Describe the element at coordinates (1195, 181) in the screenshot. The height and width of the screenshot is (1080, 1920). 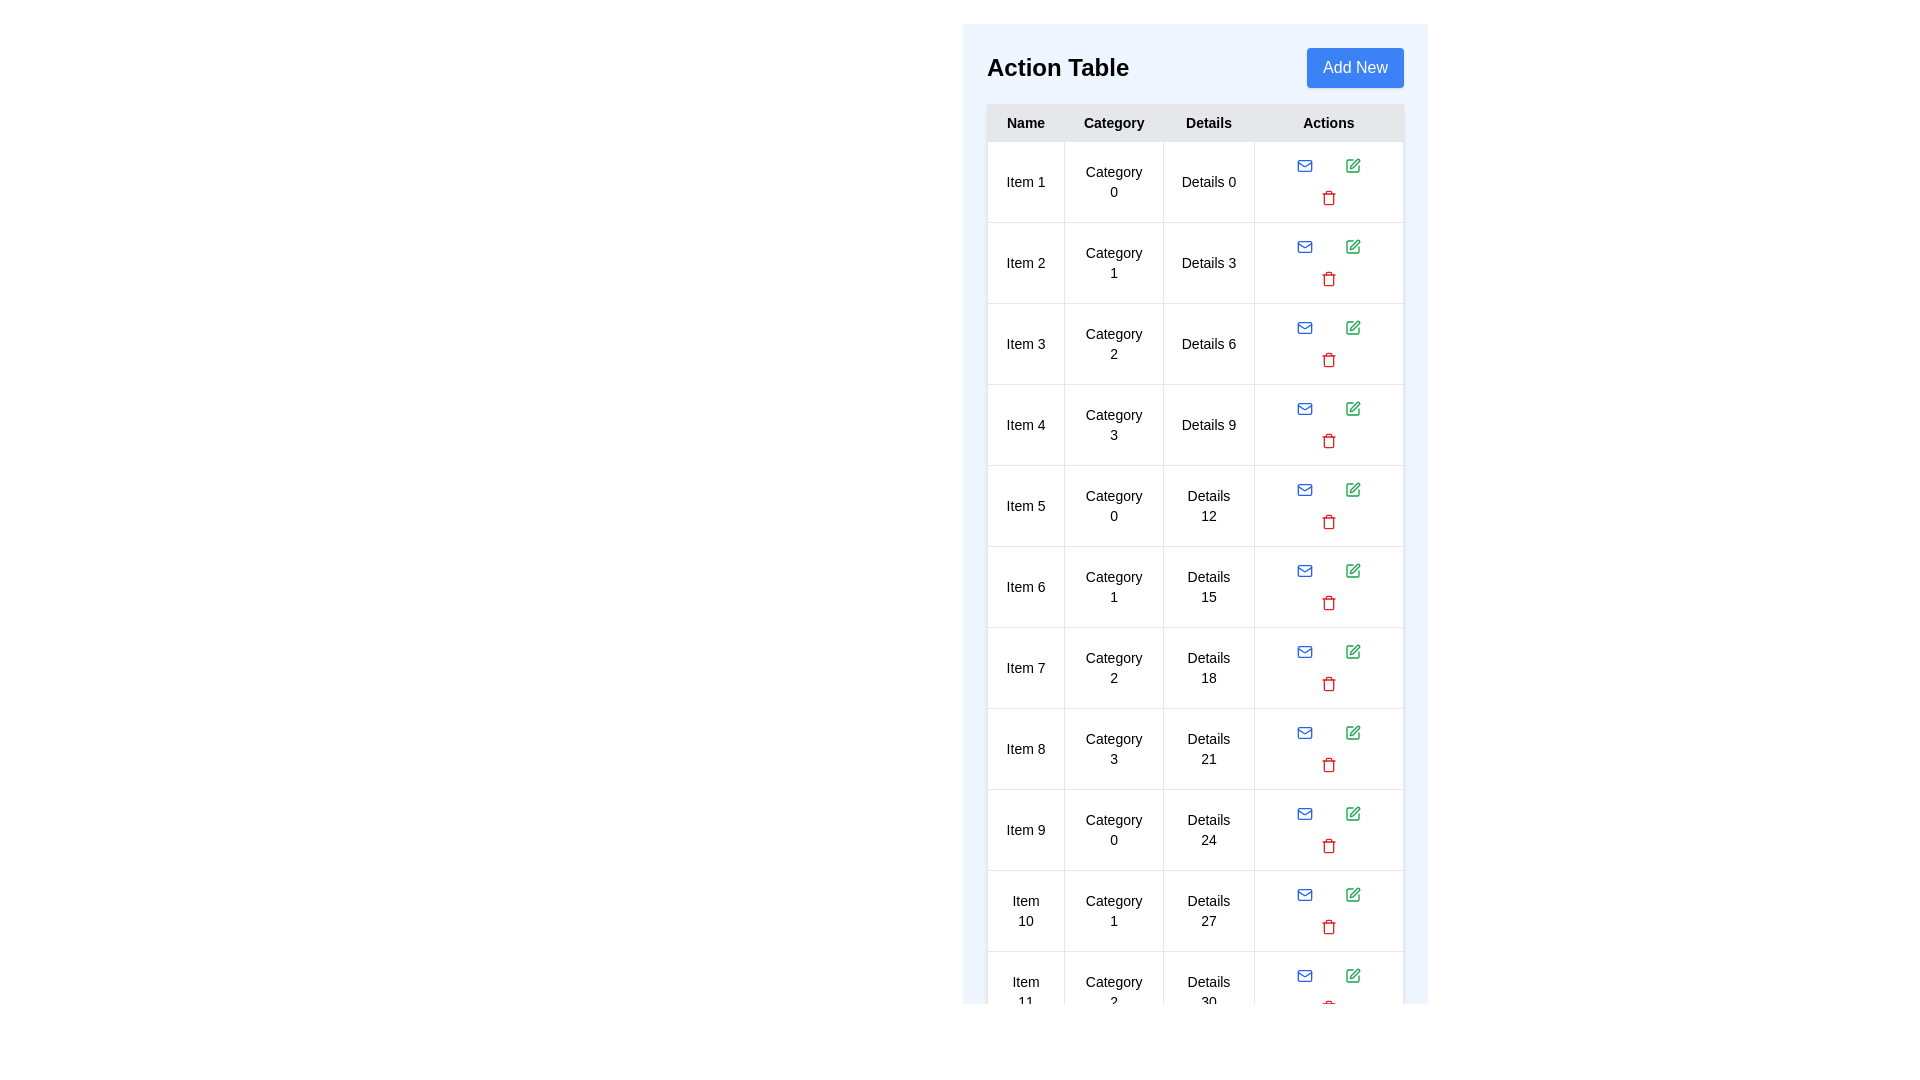
I see `the first row of the table to highlight it` at that location.